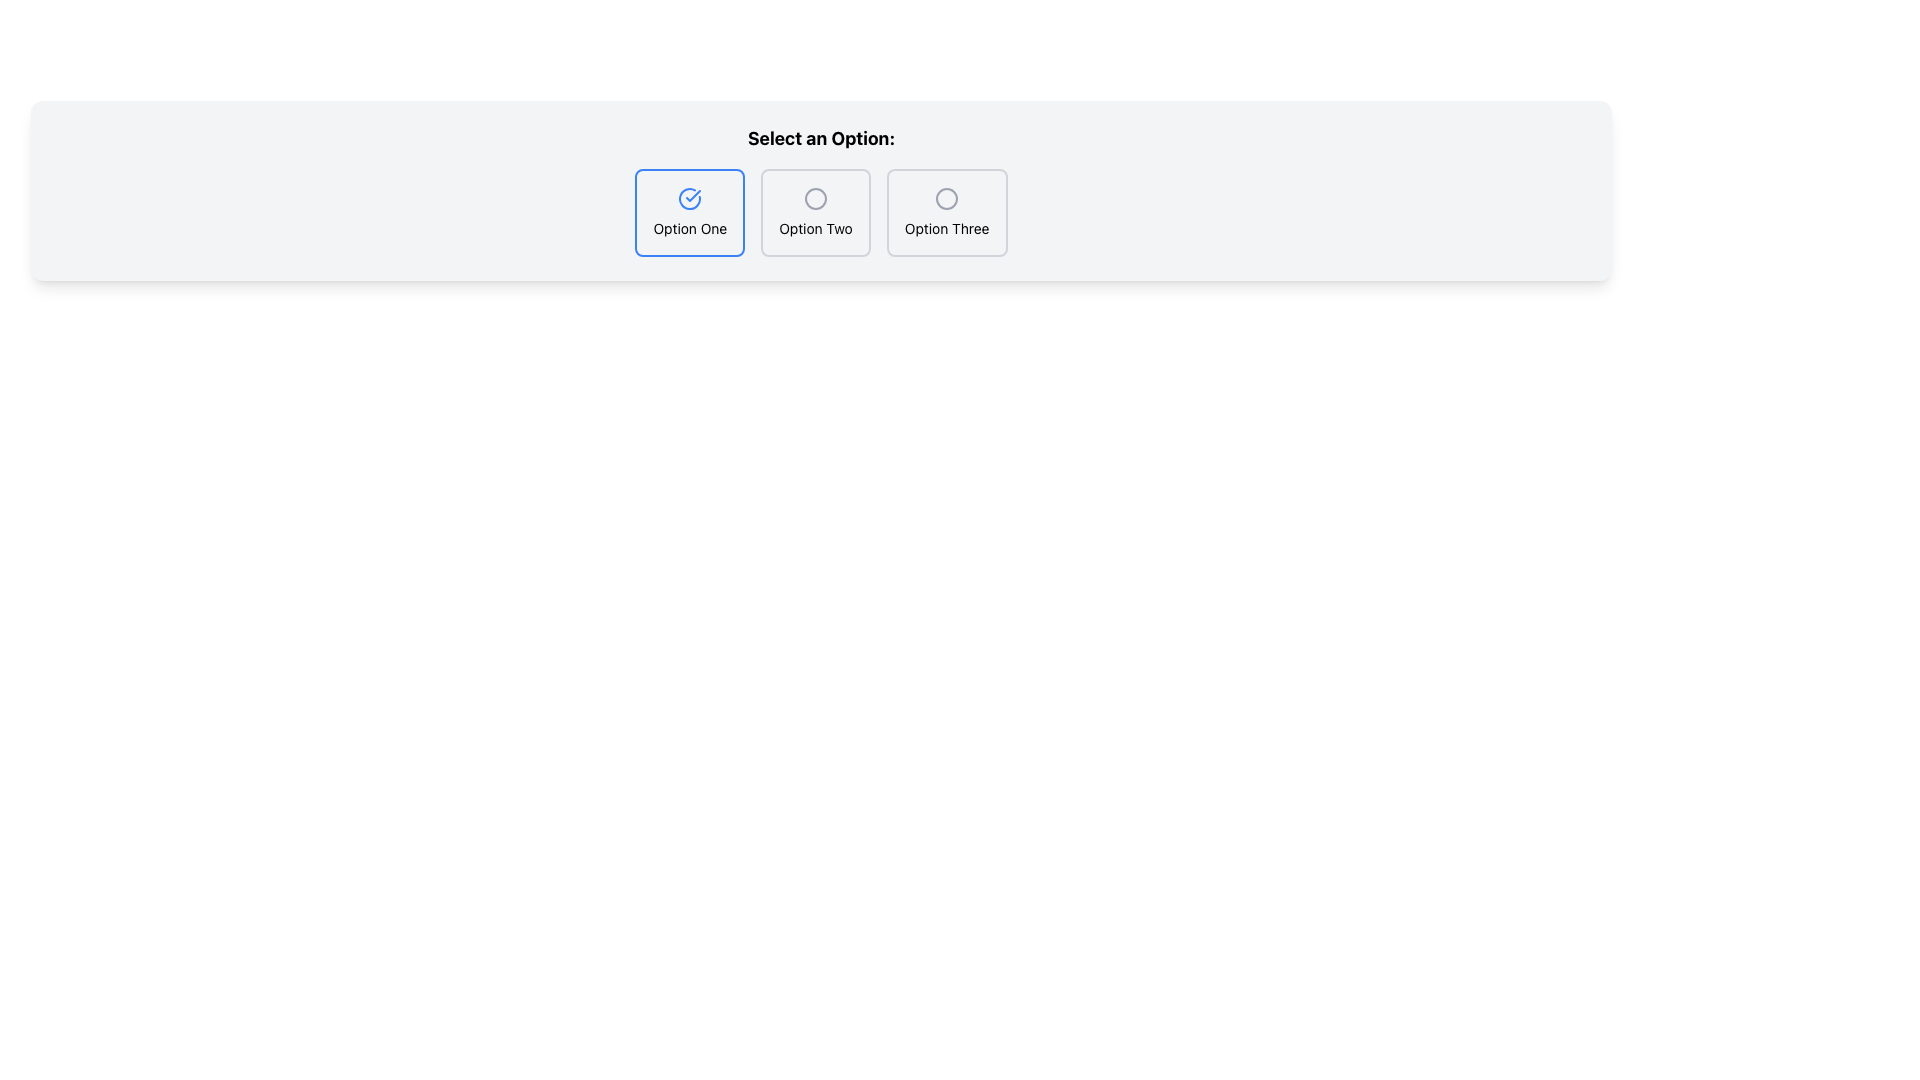  What do you see at coordinates (821, 212) in the screenshot?
I see `the radio button group containing 'Option One', 'Option Two', and 'Option Three'` at bounding box center [821, 212].